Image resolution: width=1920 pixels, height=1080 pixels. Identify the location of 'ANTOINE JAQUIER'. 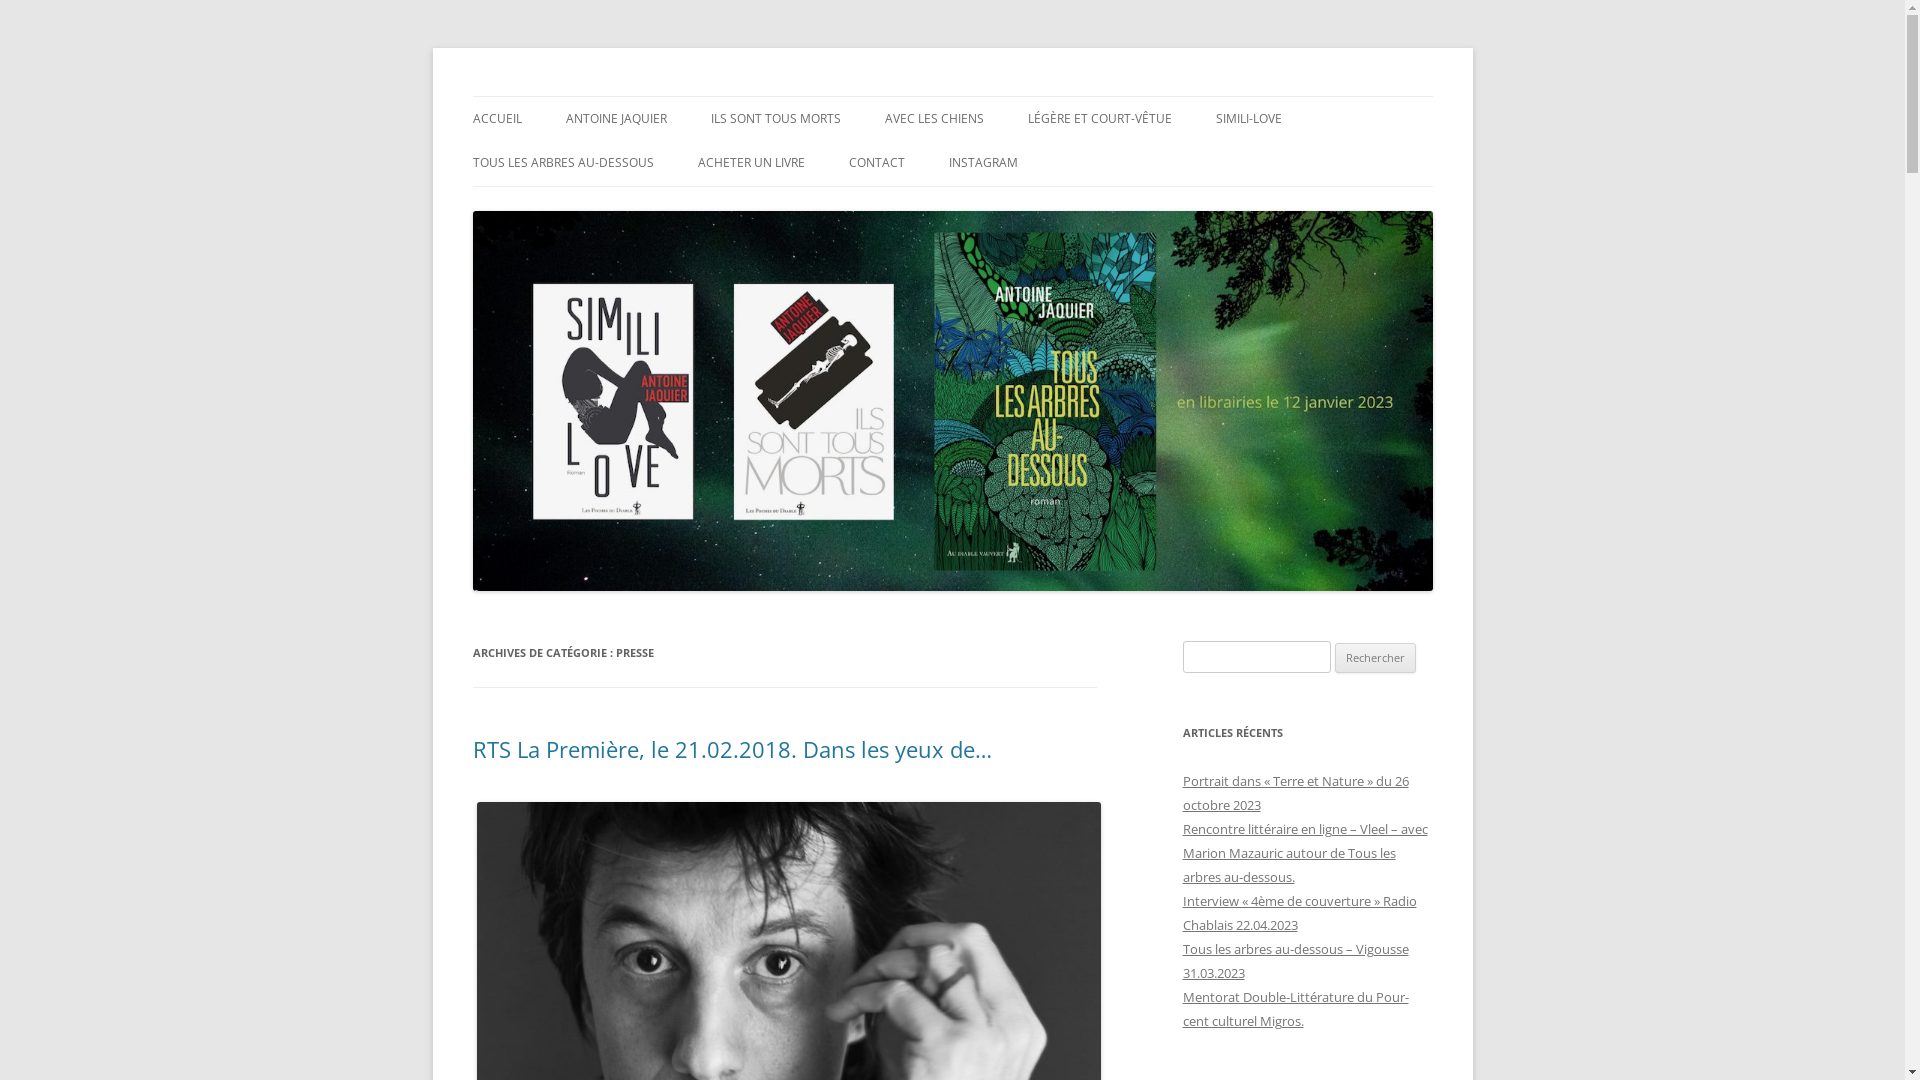
(615, 119).